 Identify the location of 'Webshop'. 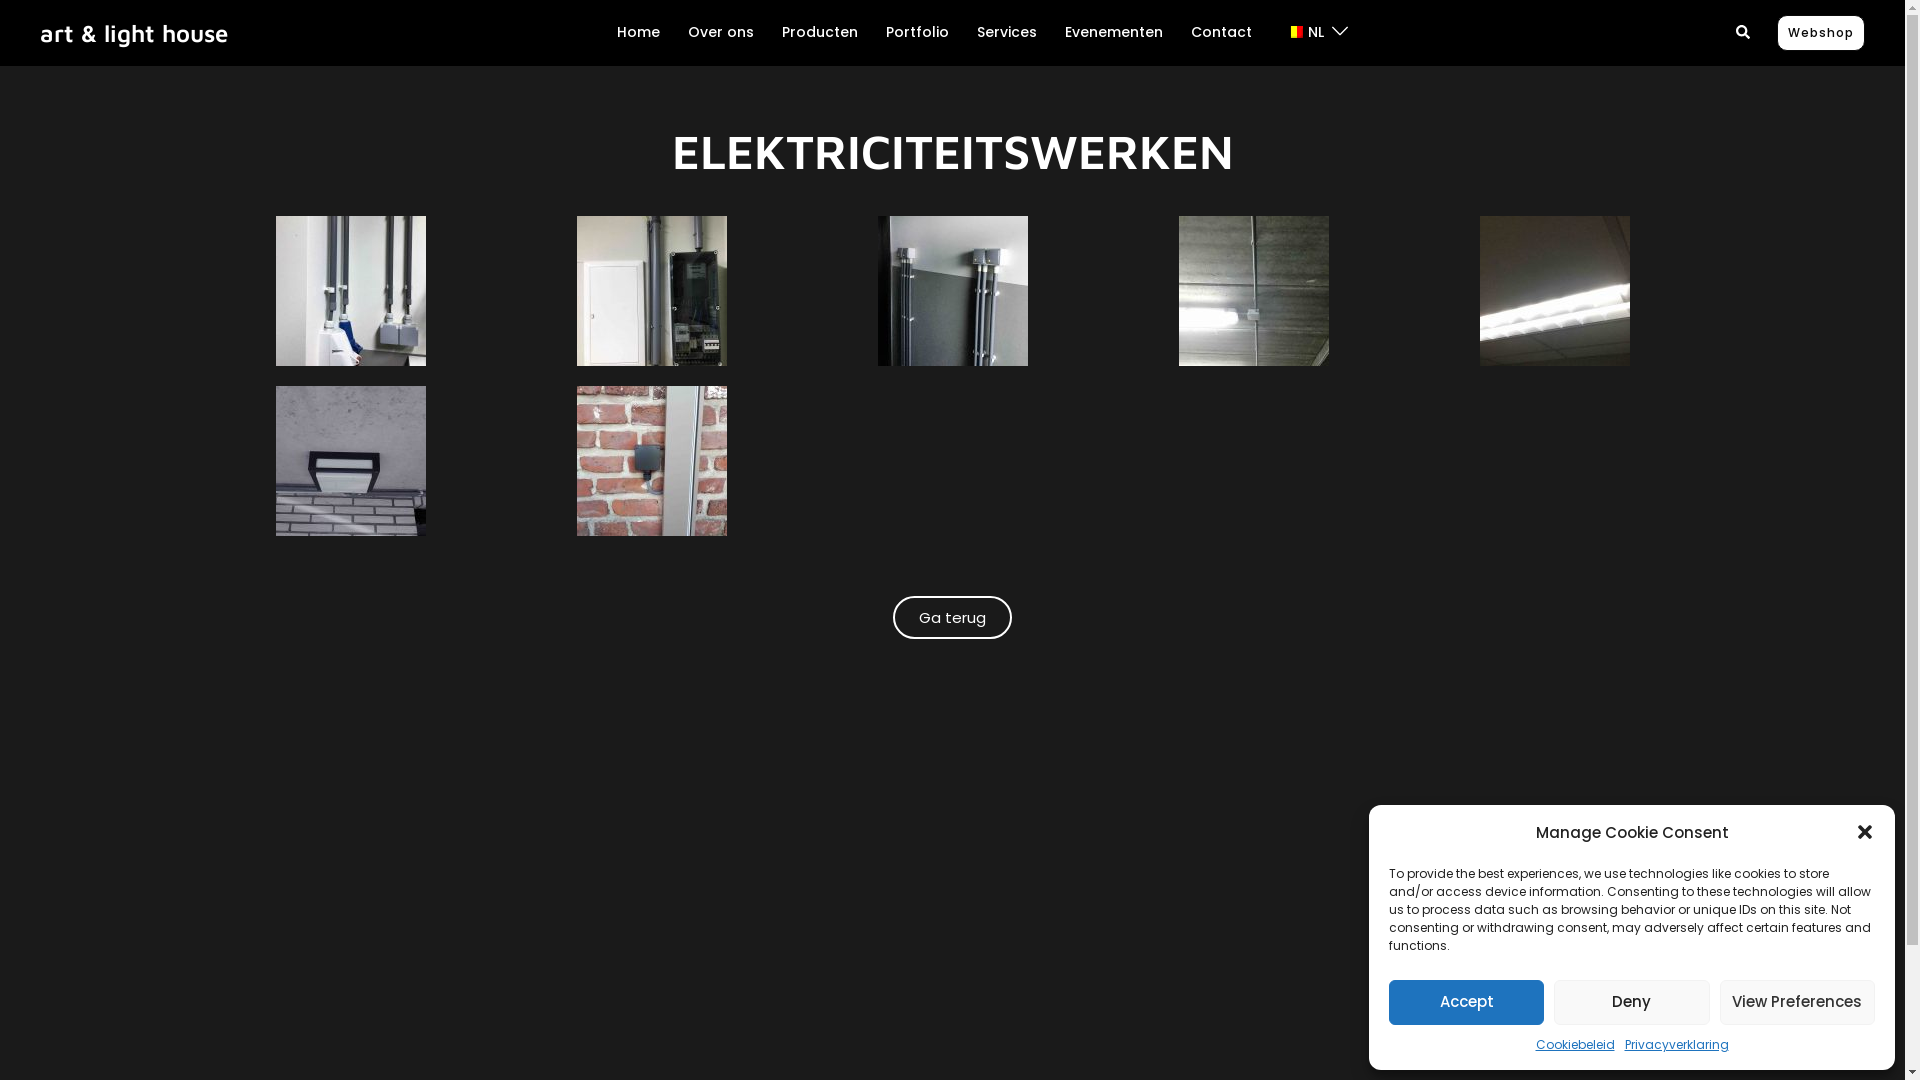
(1820, 33).